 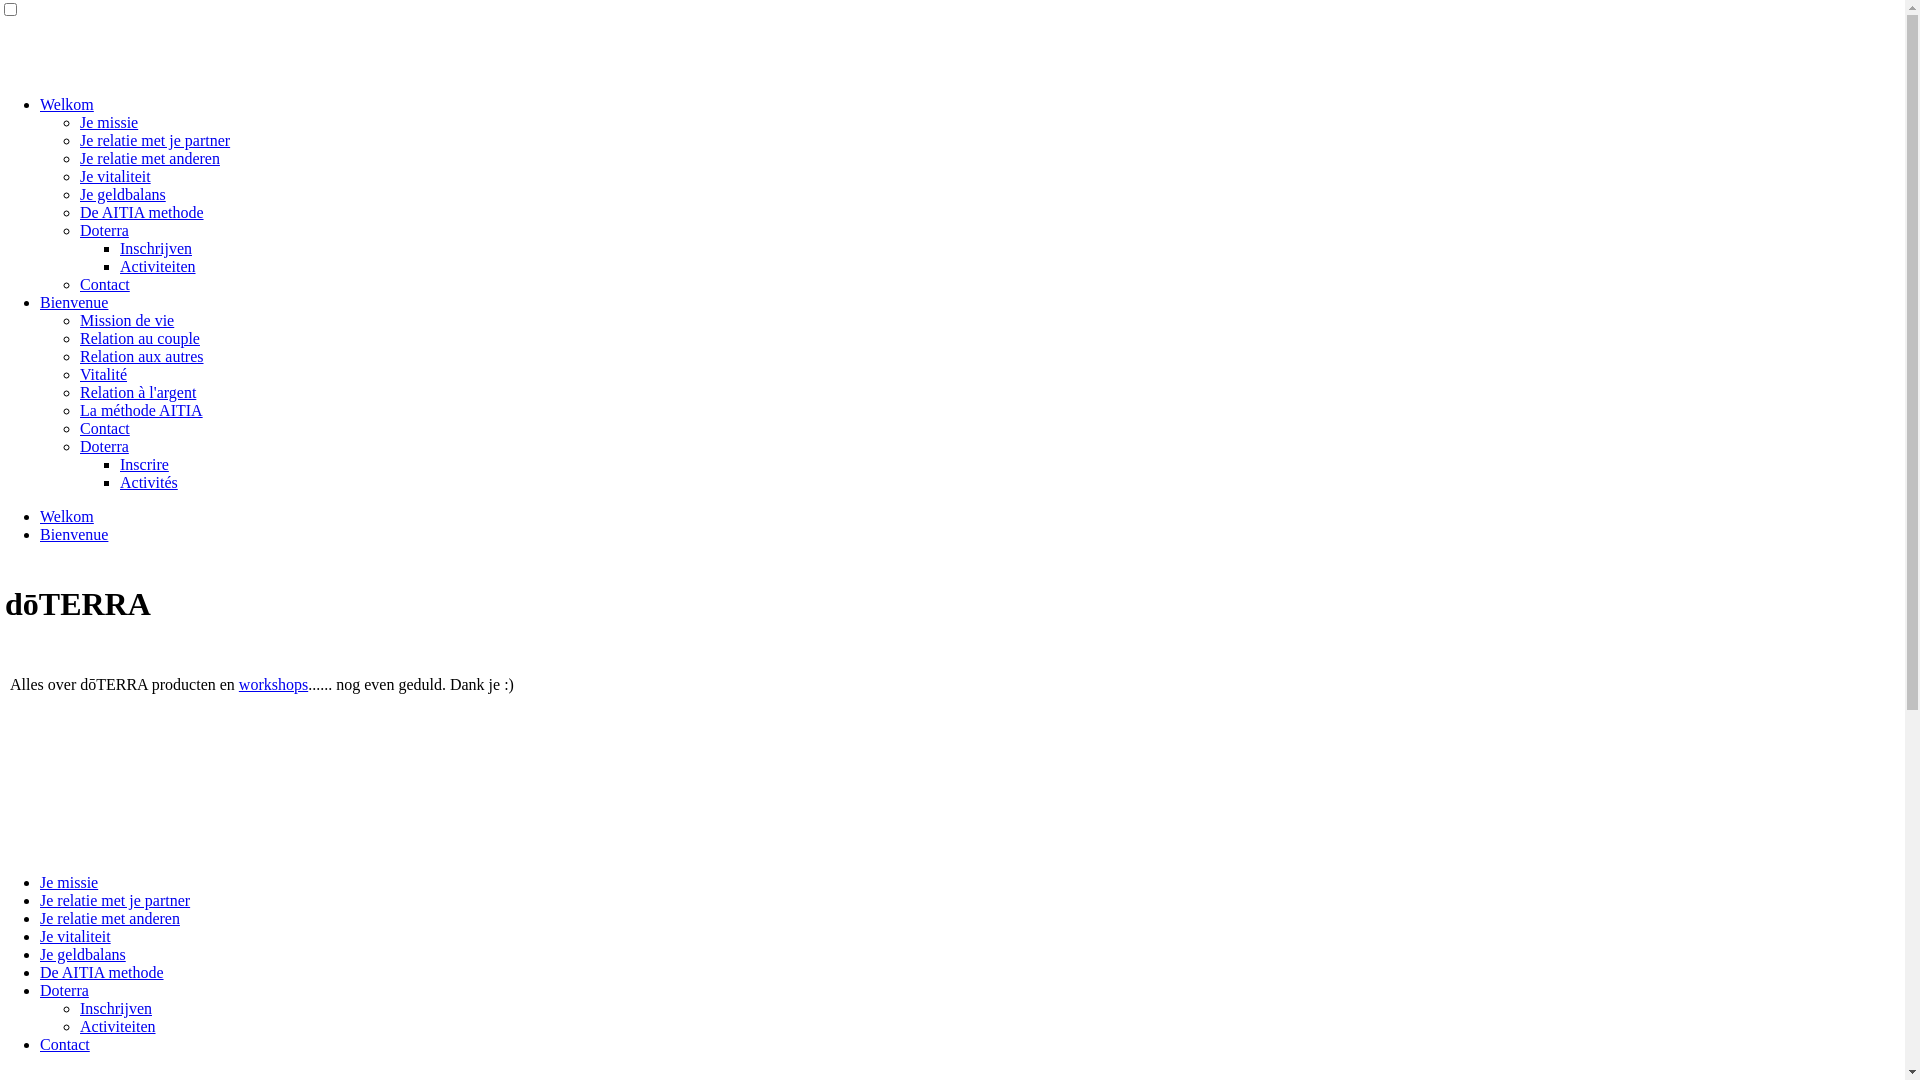 I want to click on 'Je missie', so click(x=108, y=122).